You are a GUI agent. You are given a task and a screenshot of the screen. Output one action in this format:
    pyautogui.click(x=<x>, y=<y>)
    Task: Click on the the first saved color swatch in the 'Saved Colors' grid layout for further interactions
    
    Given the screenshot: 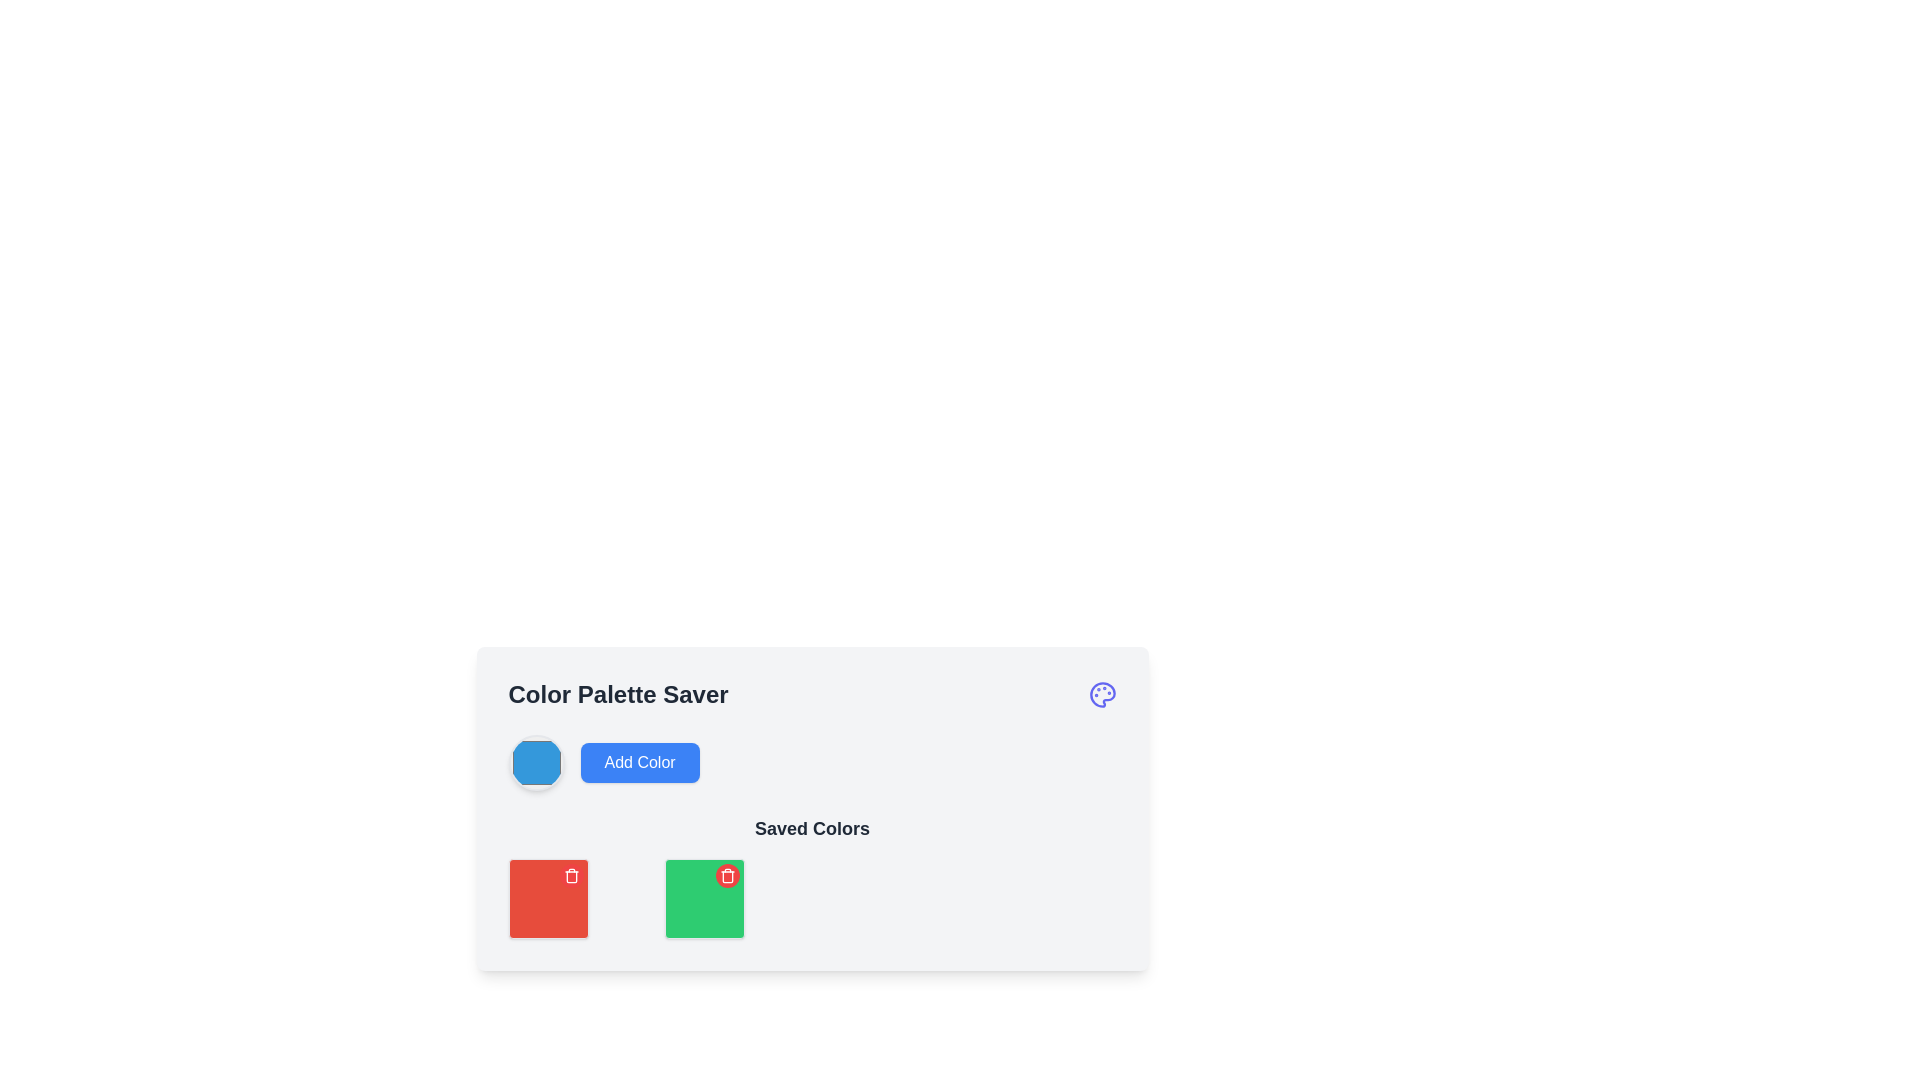 What is the action you would take?
    pyautogui.click(x=548, y=897)
    